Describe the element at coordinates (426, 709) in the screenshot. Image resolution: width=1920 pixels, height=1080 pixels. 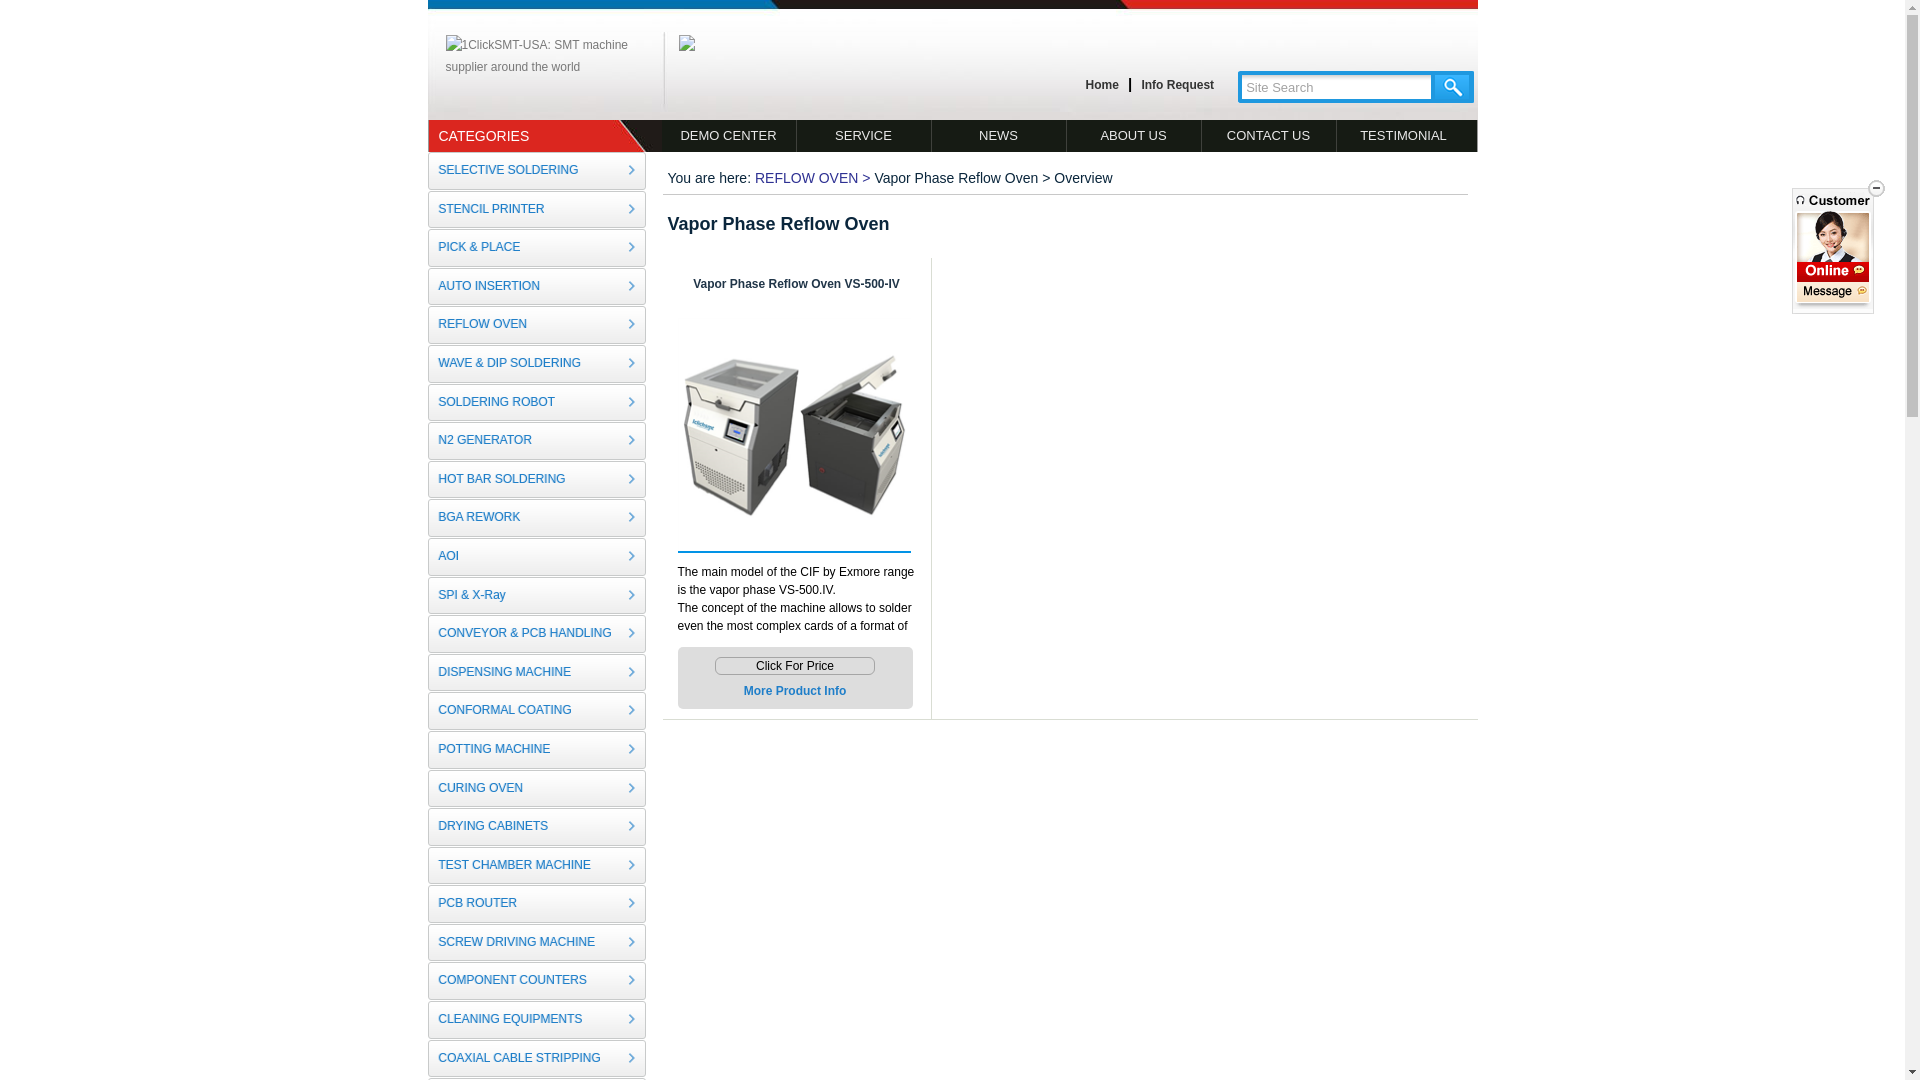
I see `'CONFORMAL COATING'` at that location.